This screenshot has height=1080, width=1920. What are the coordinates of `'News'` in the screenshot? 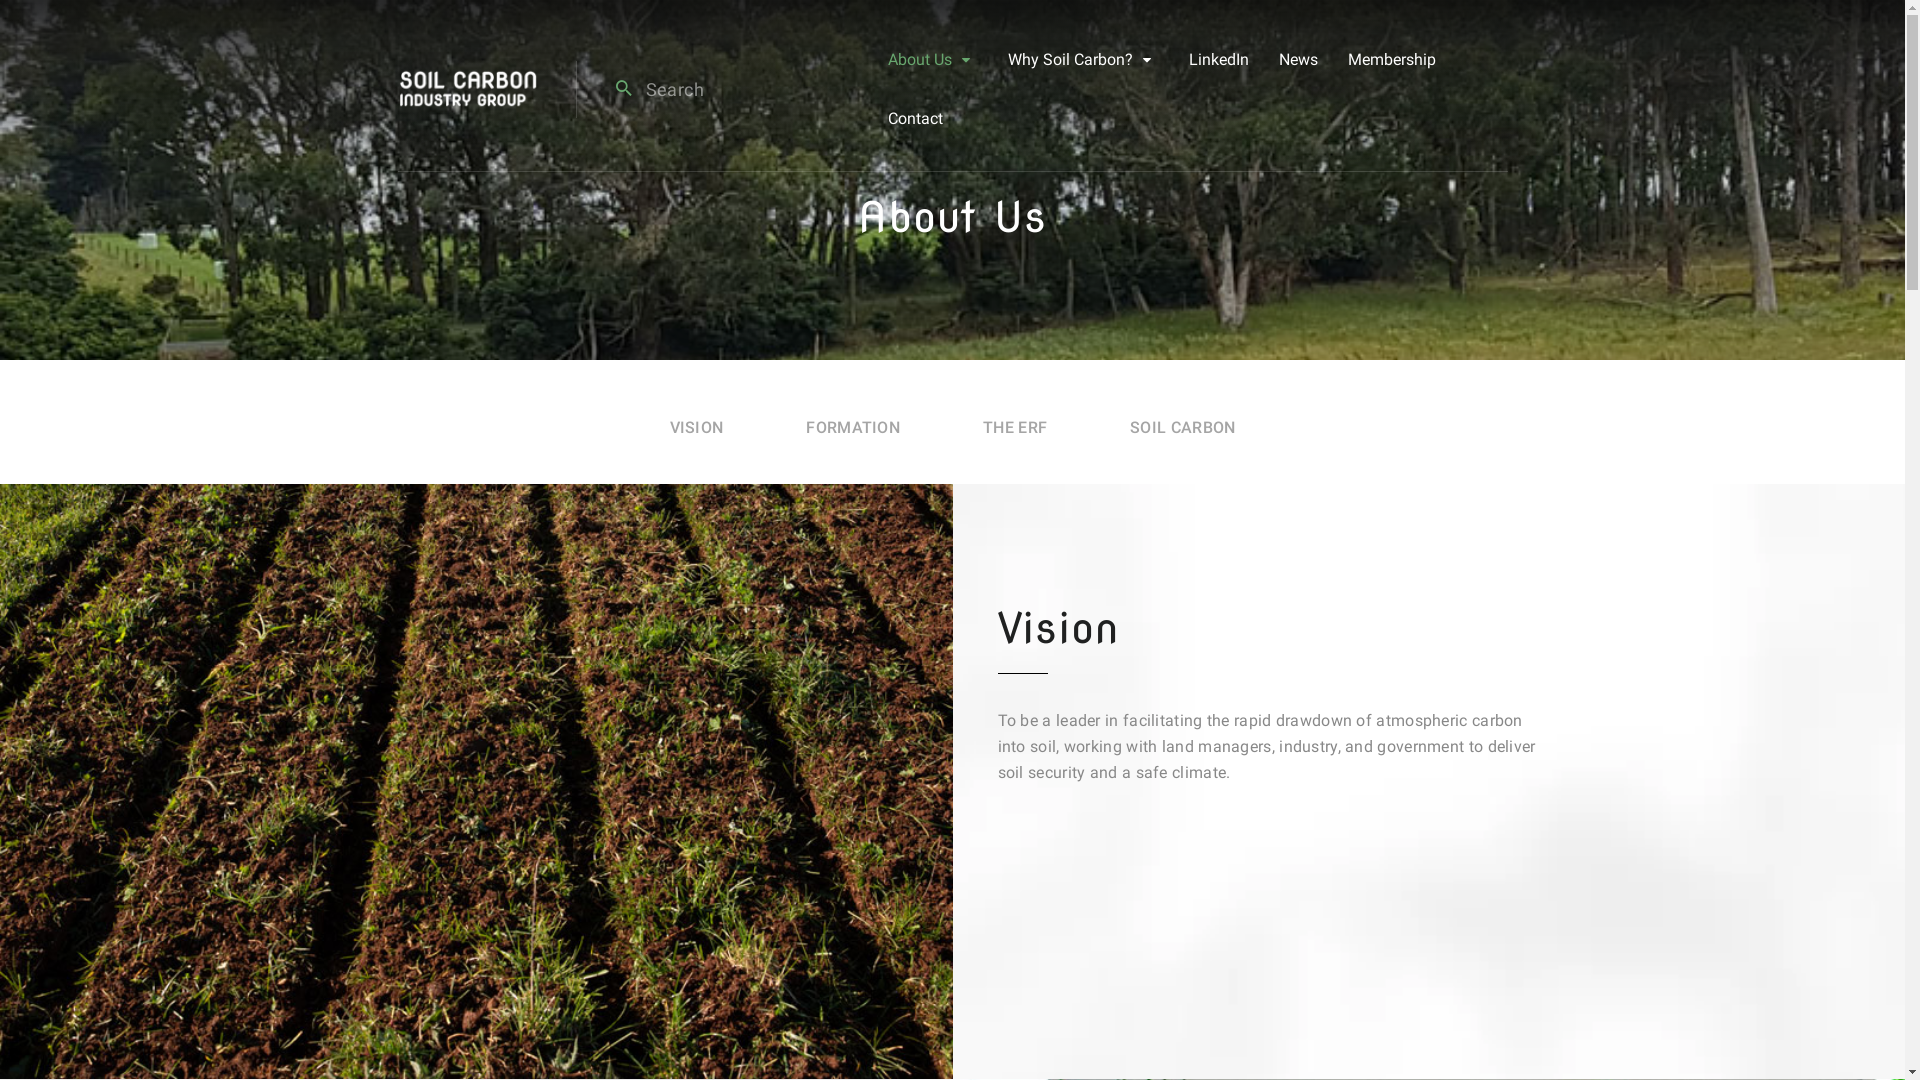 It's located at (1276, 58).